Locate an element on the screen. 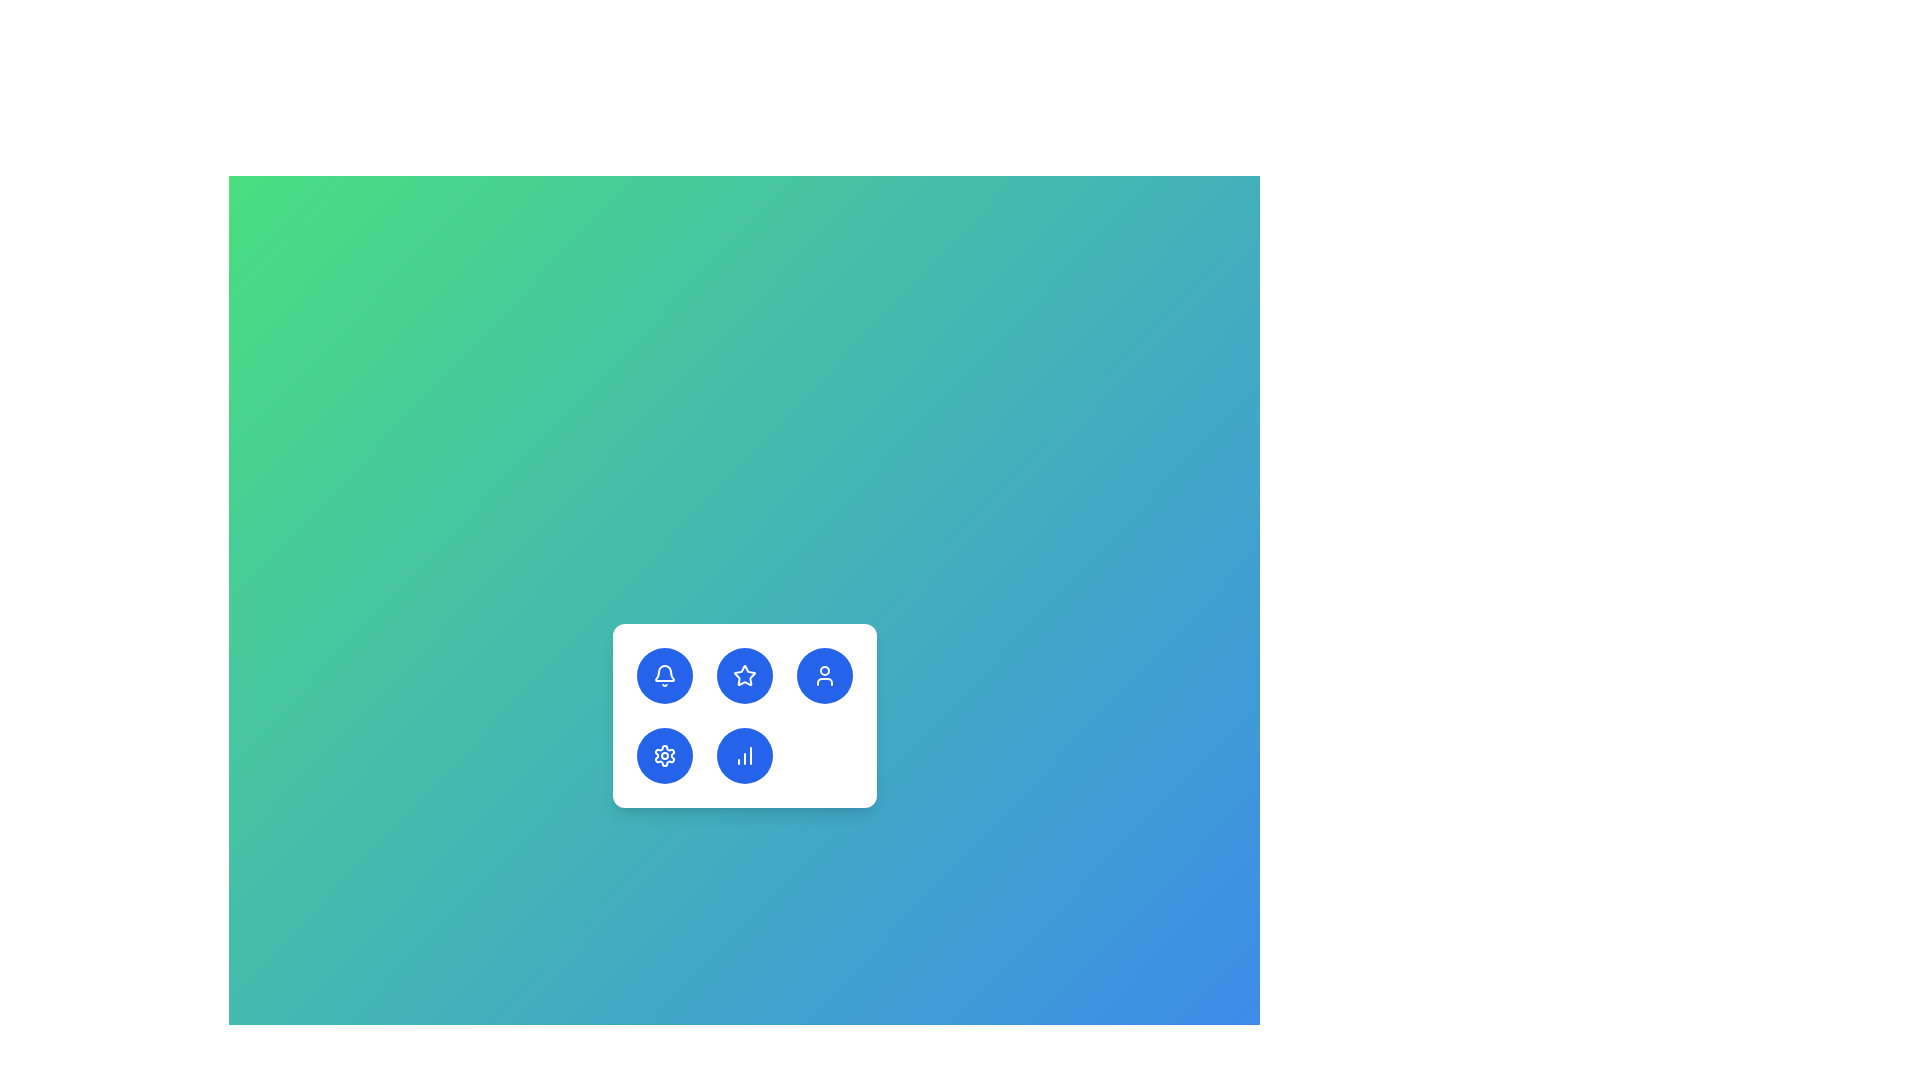 Image resolution: width=1920 pixels, height=1080 pixels. the star-shaped icon with a hollow center outlined in white, located is located at coordinates (743, 675).